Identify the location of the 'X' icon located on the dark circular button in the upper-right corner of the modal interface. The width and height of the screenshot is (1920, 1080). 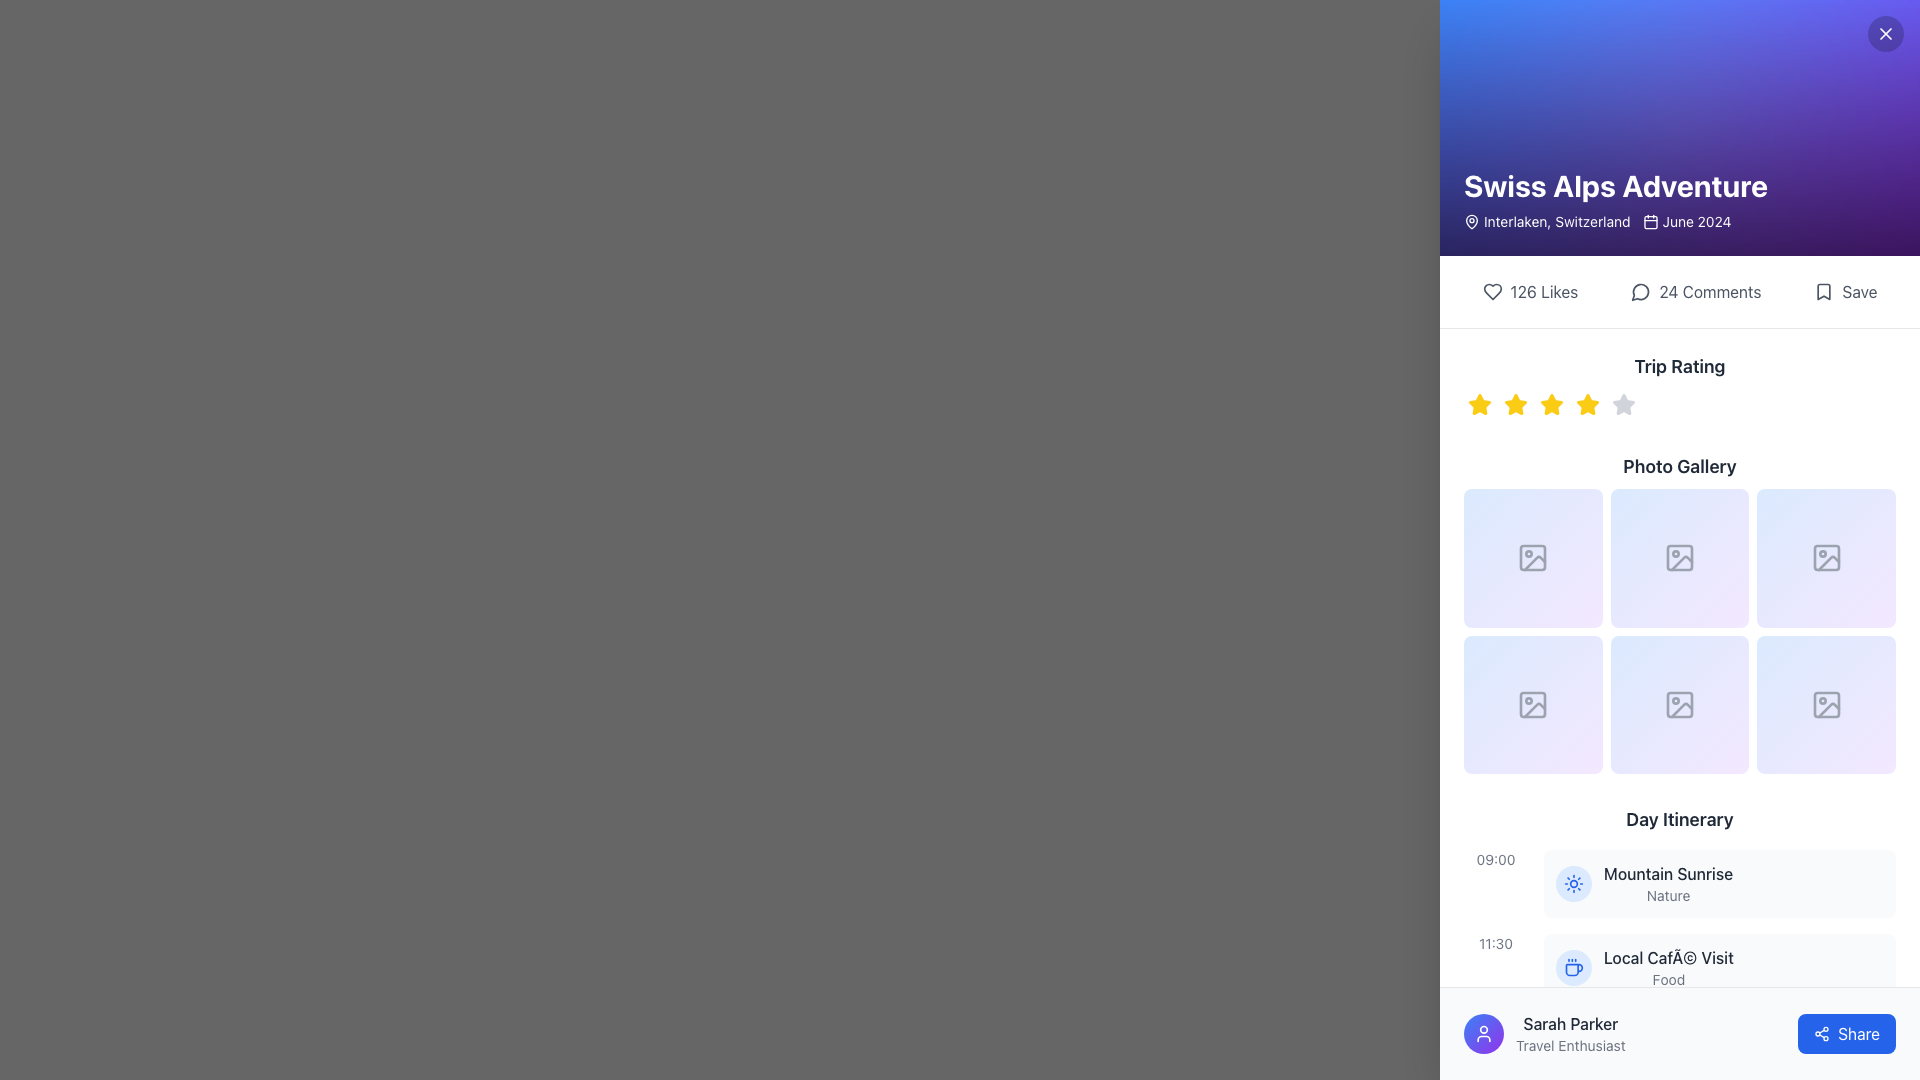
(1885, 34).